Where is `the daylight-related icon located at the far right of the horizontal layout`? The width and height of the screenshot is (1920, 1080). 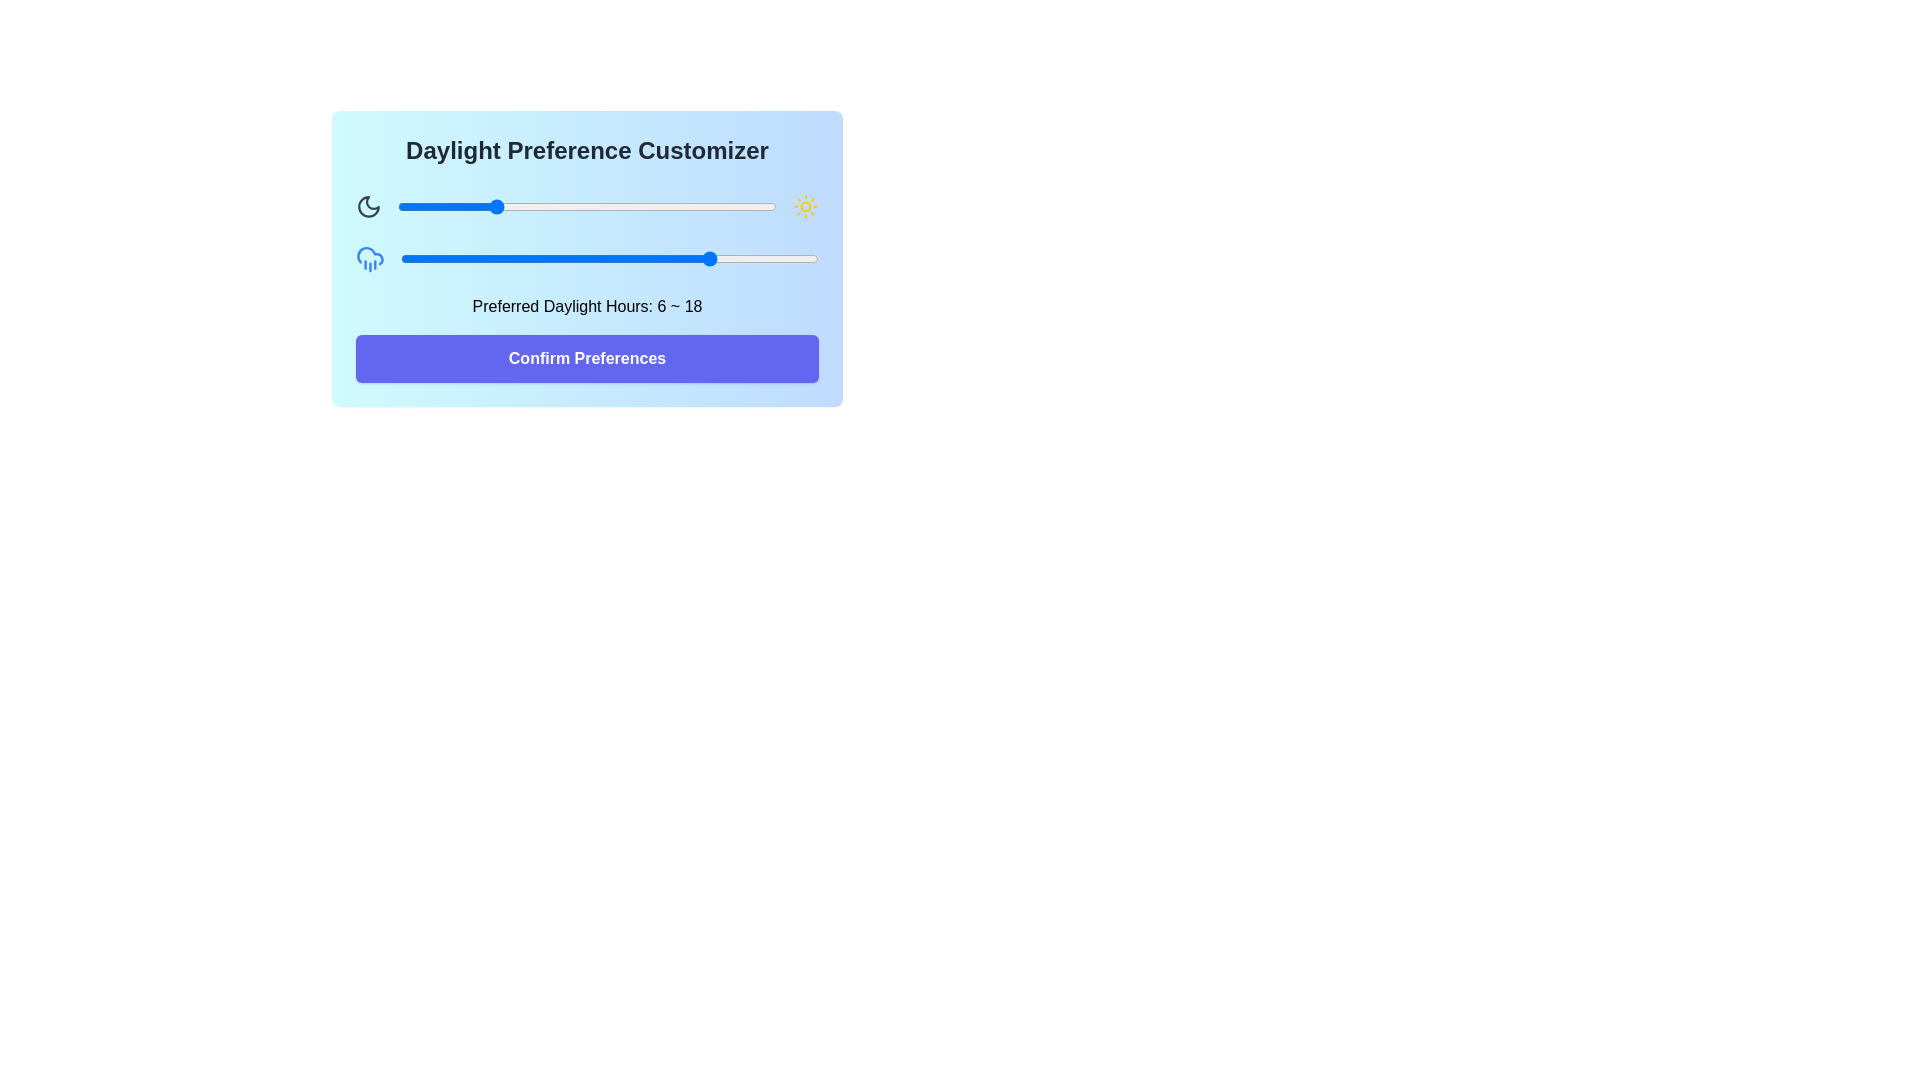
the daylight-related icon located at the far right of the horizontal layout is located at coordinates (805, 207).